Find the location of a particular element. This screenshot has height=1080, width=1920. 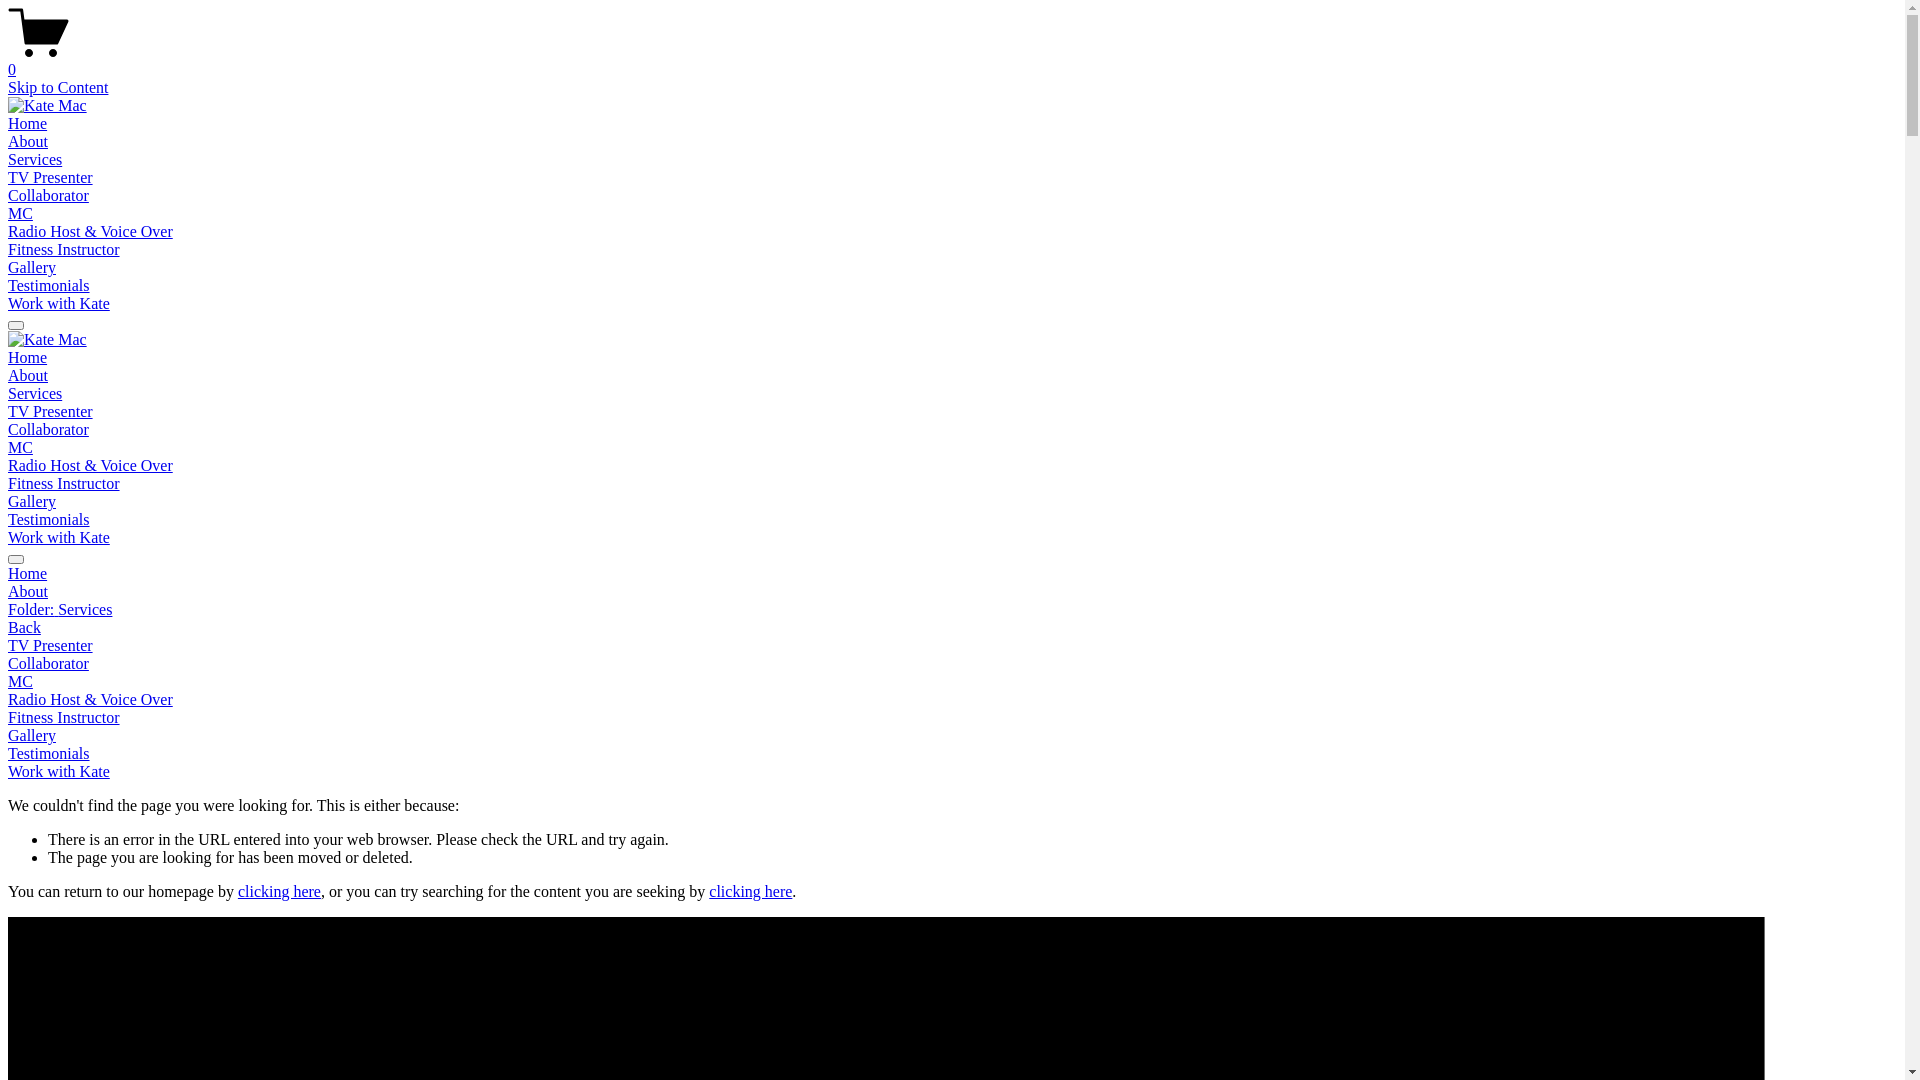

'Gallery' is located at coordinates (951, 736).